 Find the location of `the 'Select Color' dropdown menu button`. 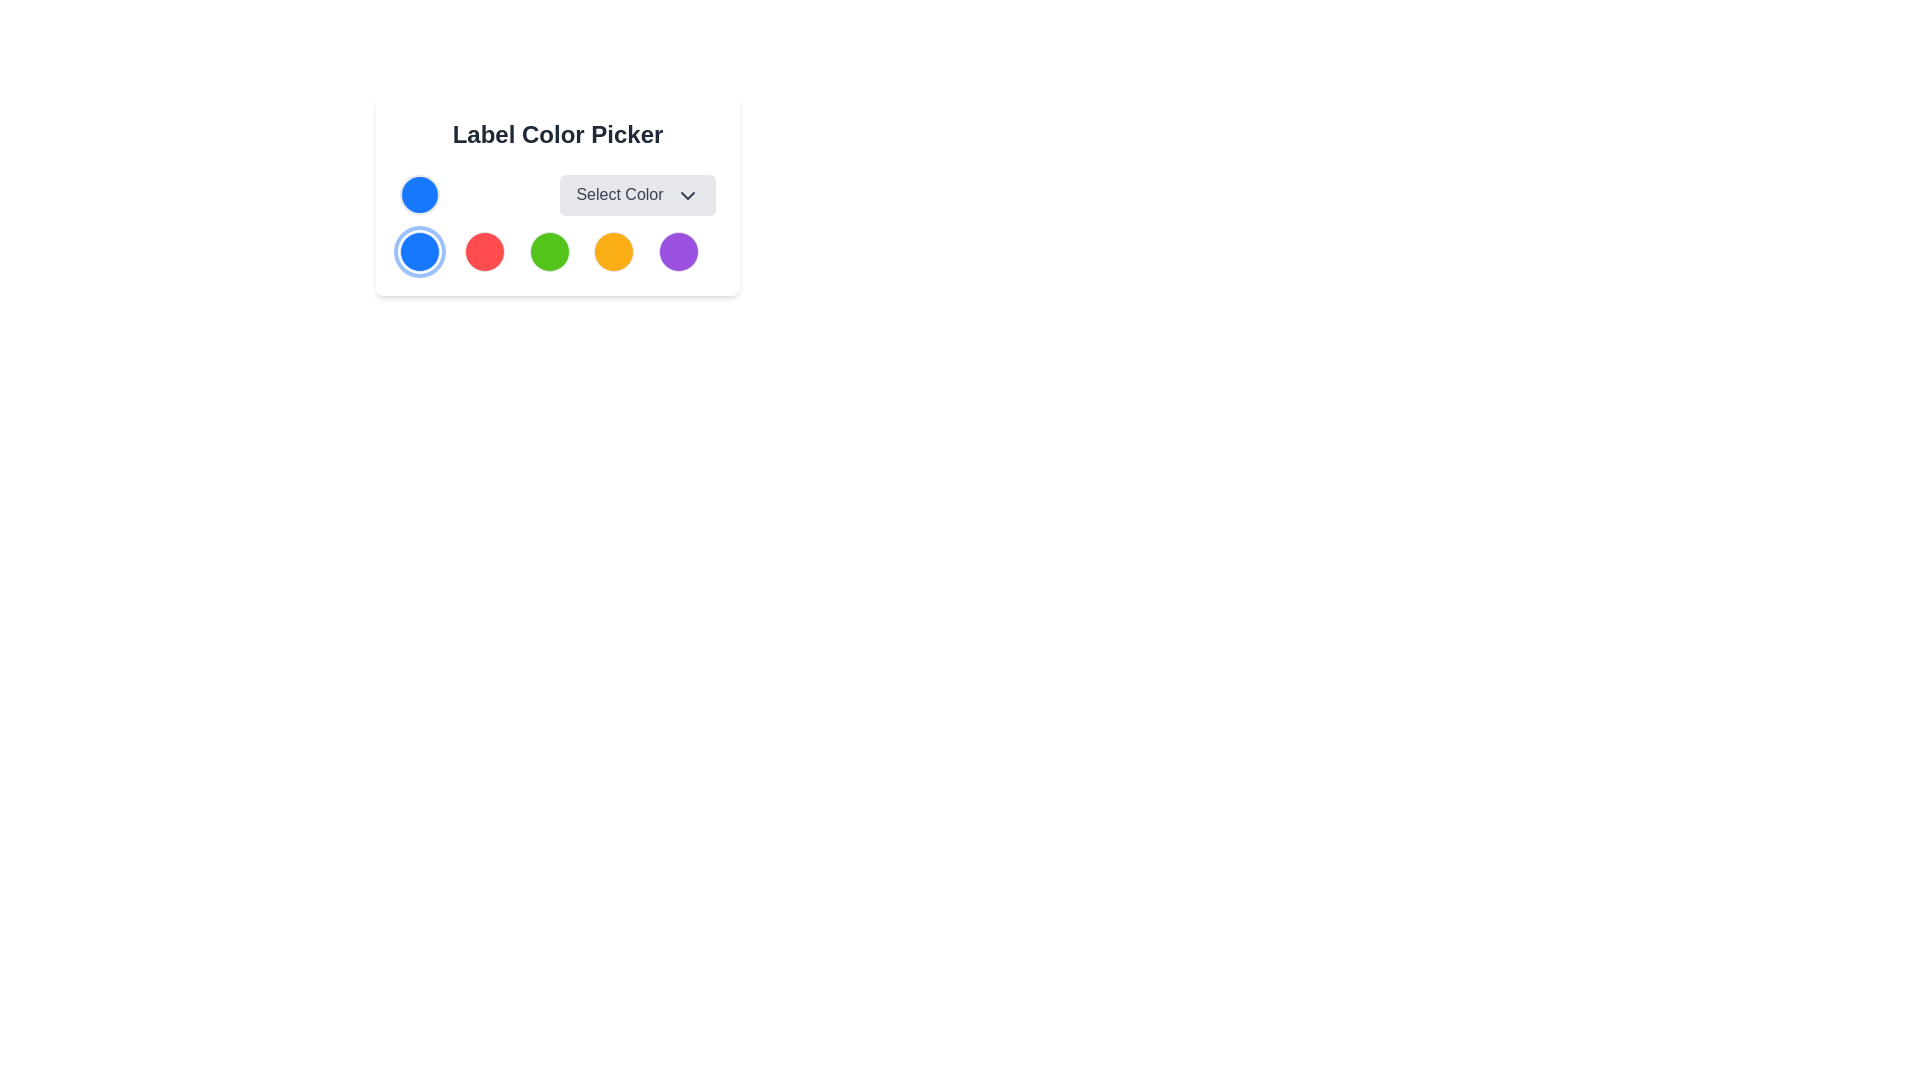

the 'Select Color' dropdown menu button is located at coordinates (637, 195).